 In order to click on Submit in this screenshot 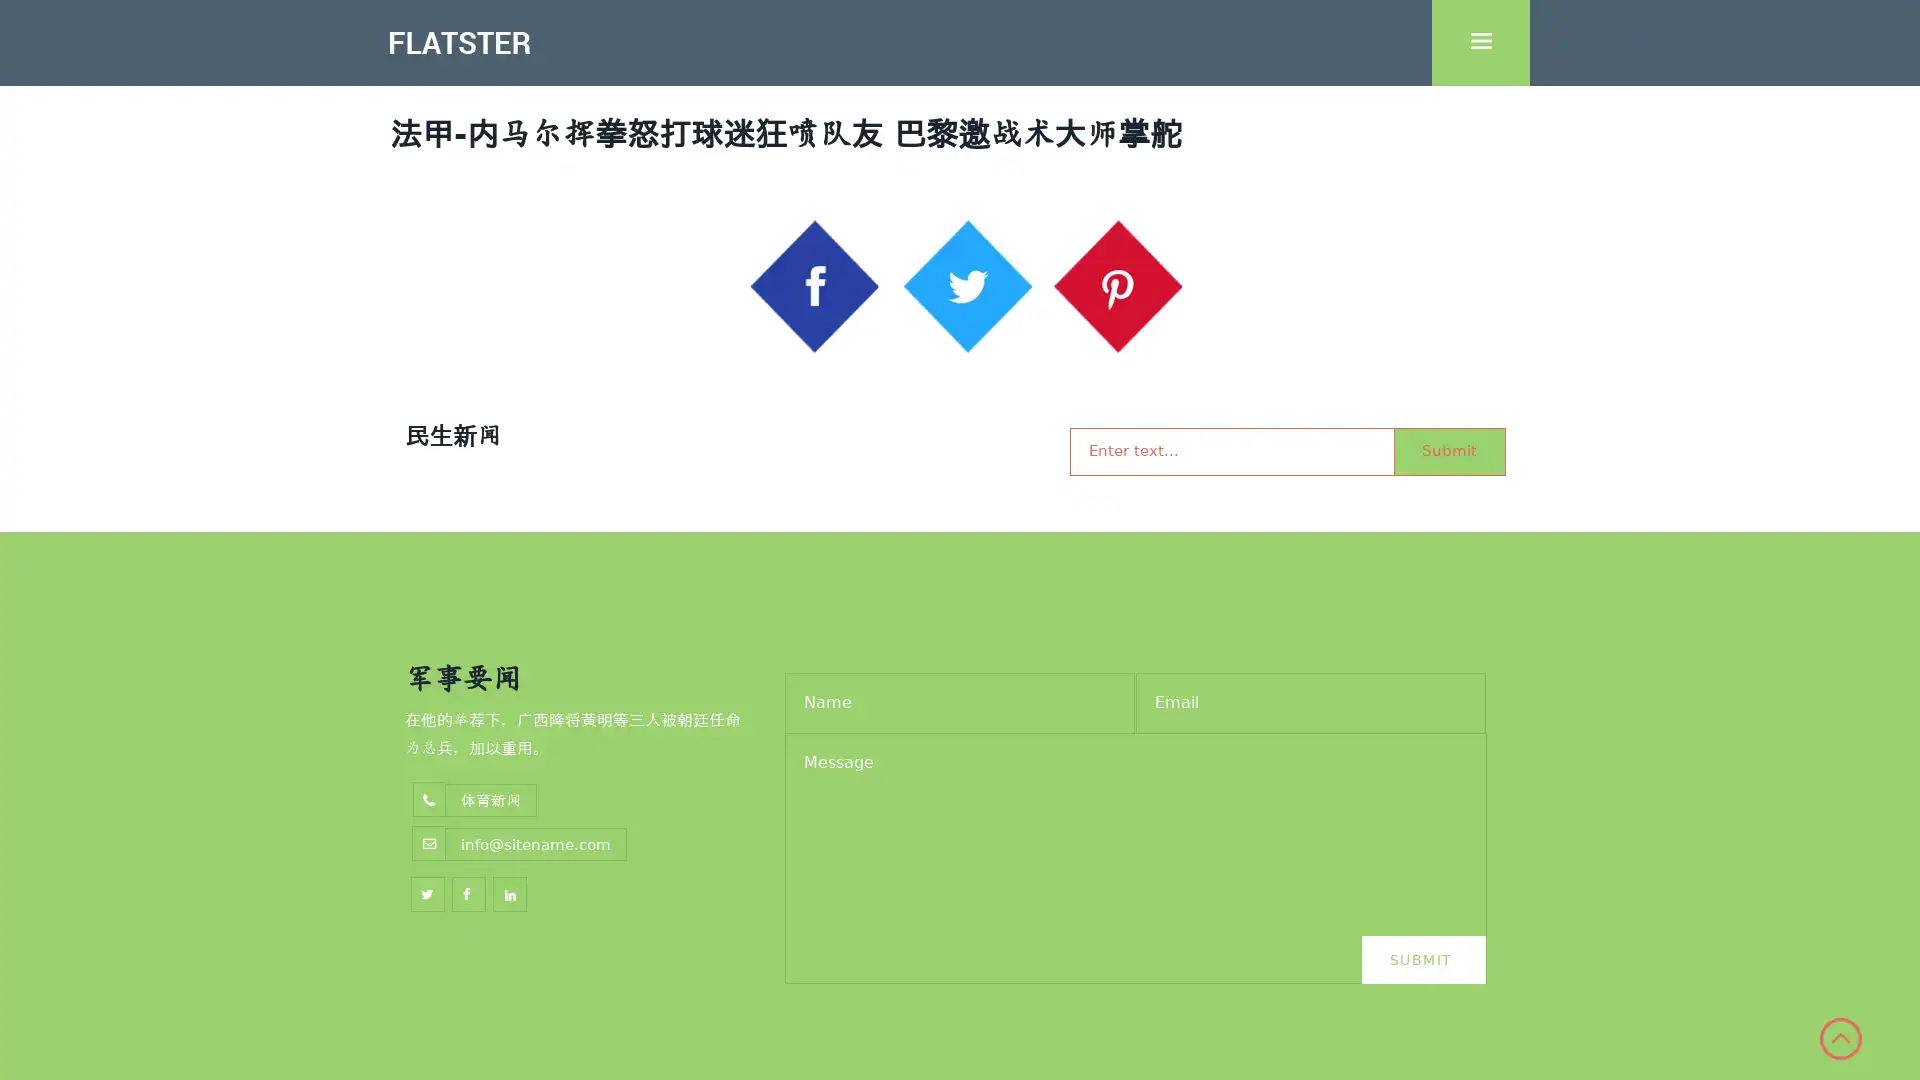, I will do `click(1422, 958)`.